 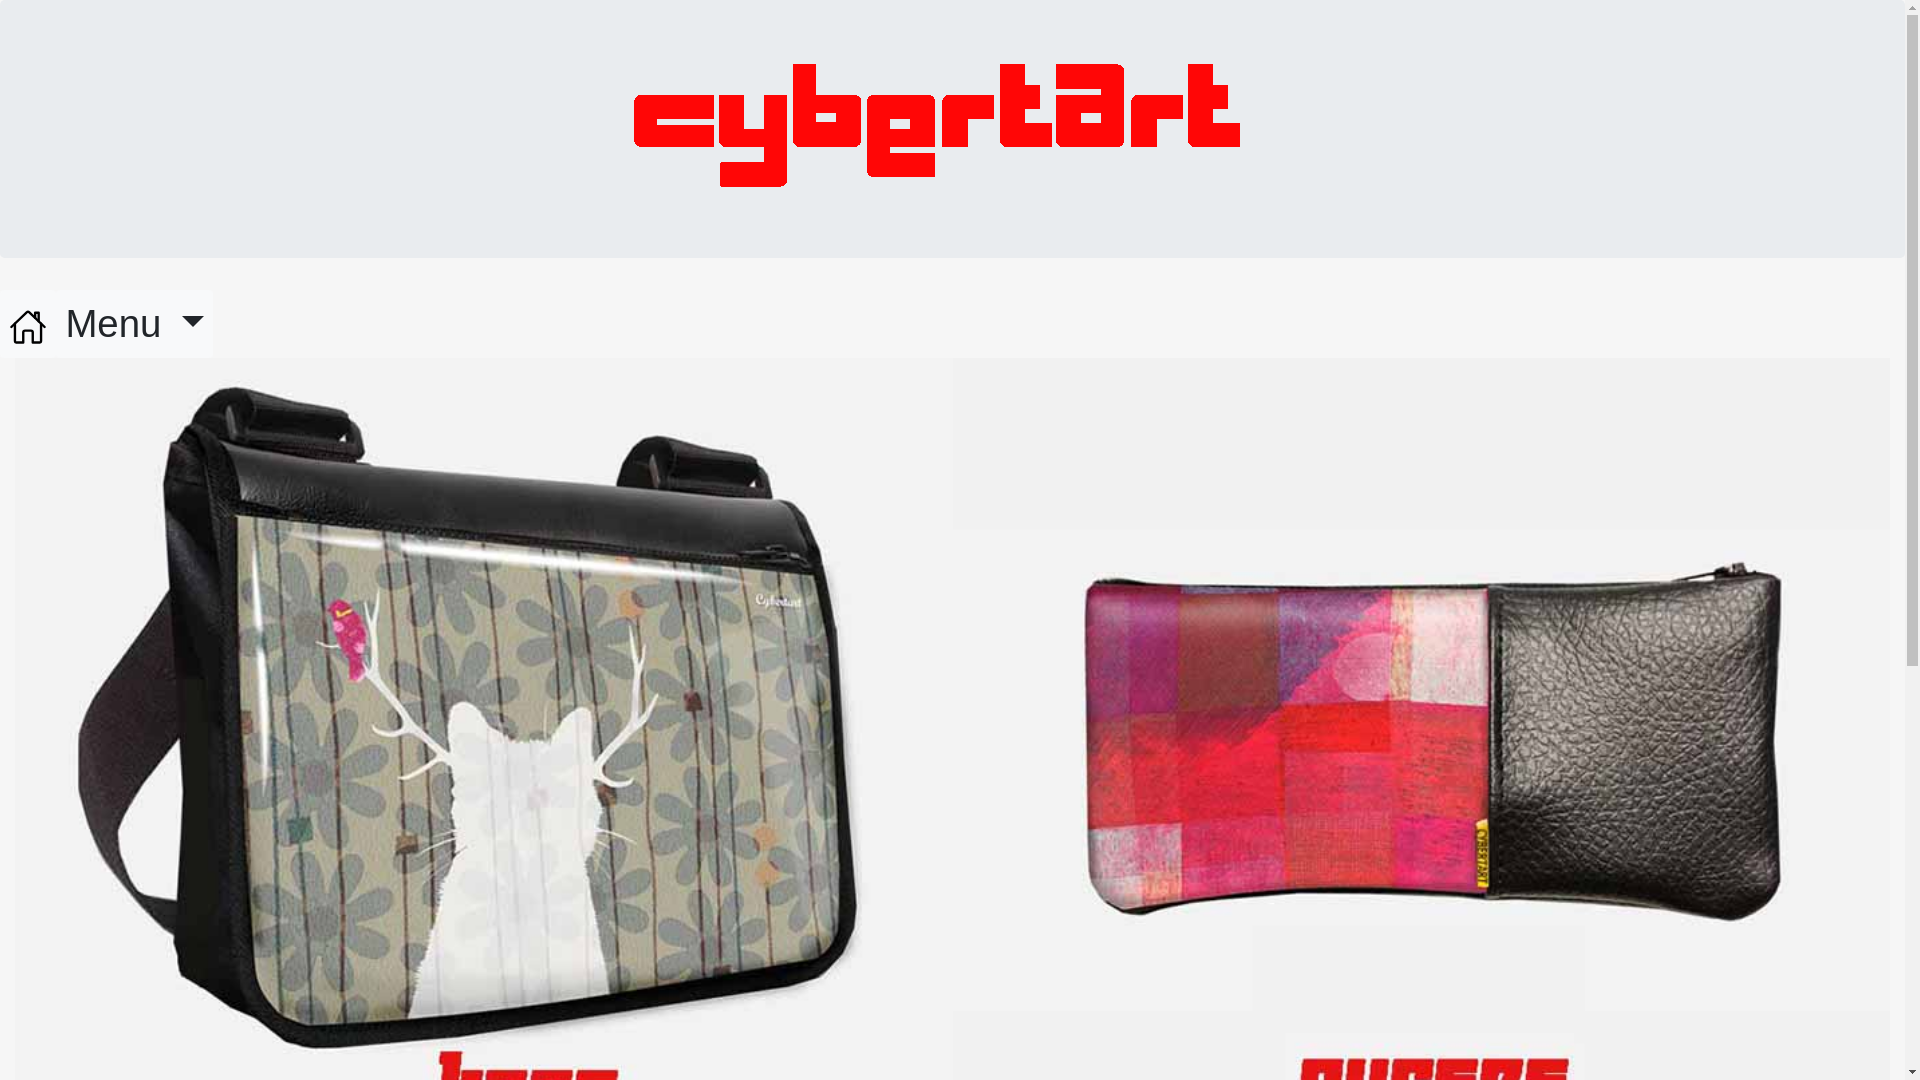 I want to click on 'Menu', so click(x=56, y=323).